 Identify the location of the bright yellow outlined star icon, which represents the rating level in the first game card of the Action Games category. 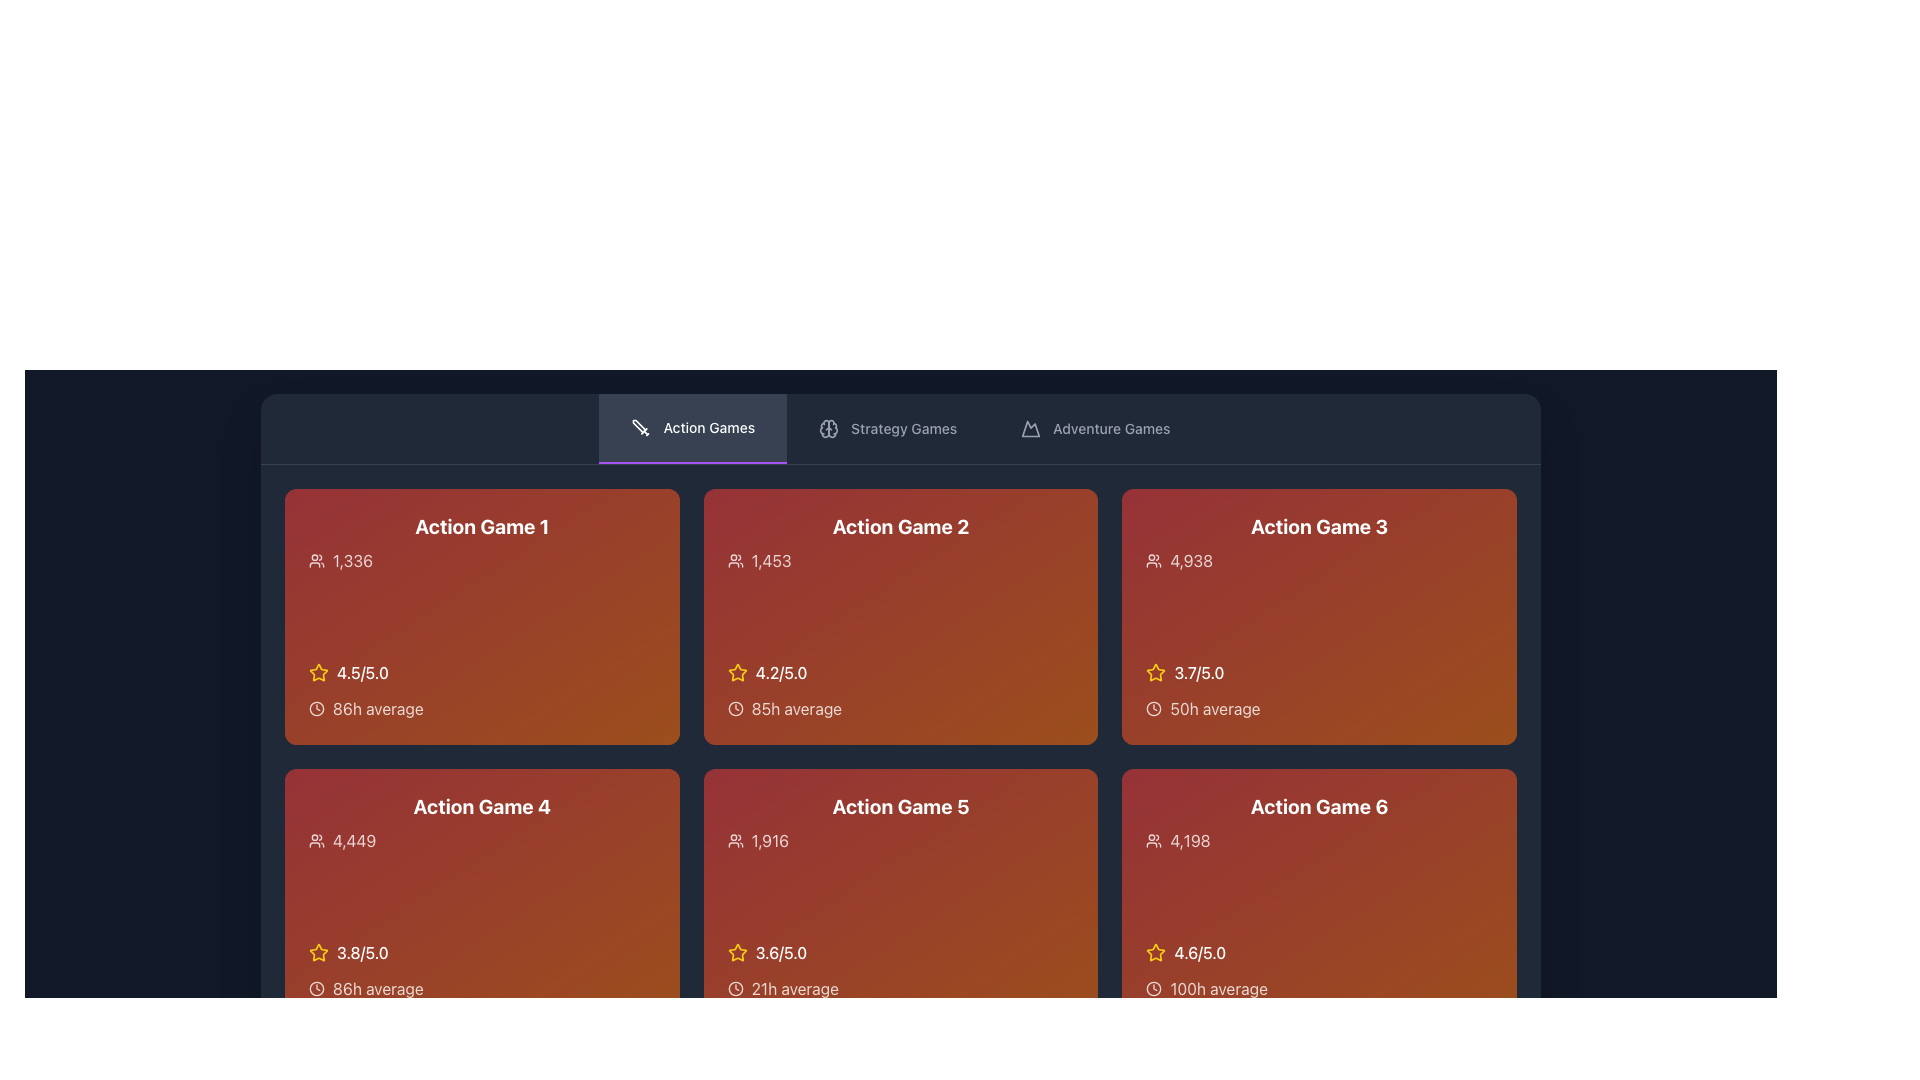
(317, 672).